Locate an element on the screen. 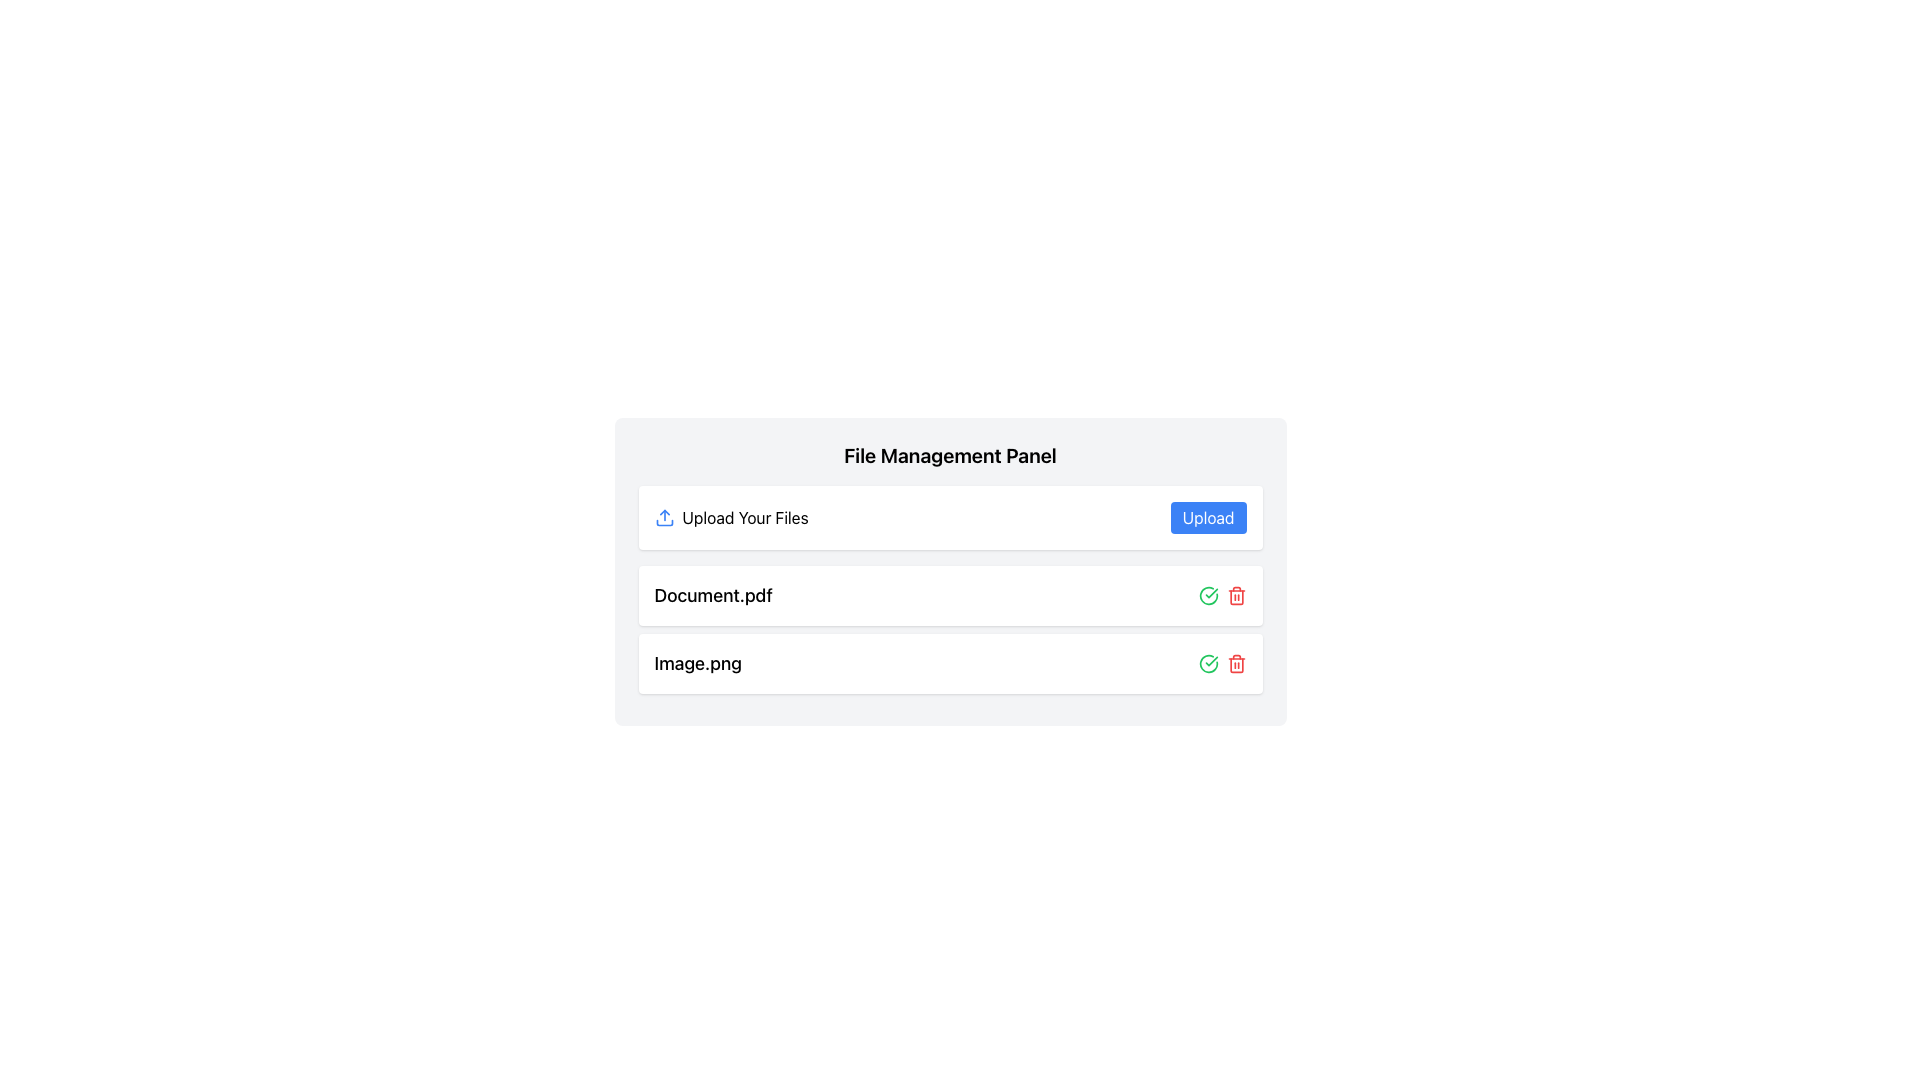 The width and height of the screenshot is (1920, 1080). text from the label located to the right of the file upload icon and left of the blue 'Upload' button, positioned in the upper section of the form-like layout is located at coordinates (744, 516).